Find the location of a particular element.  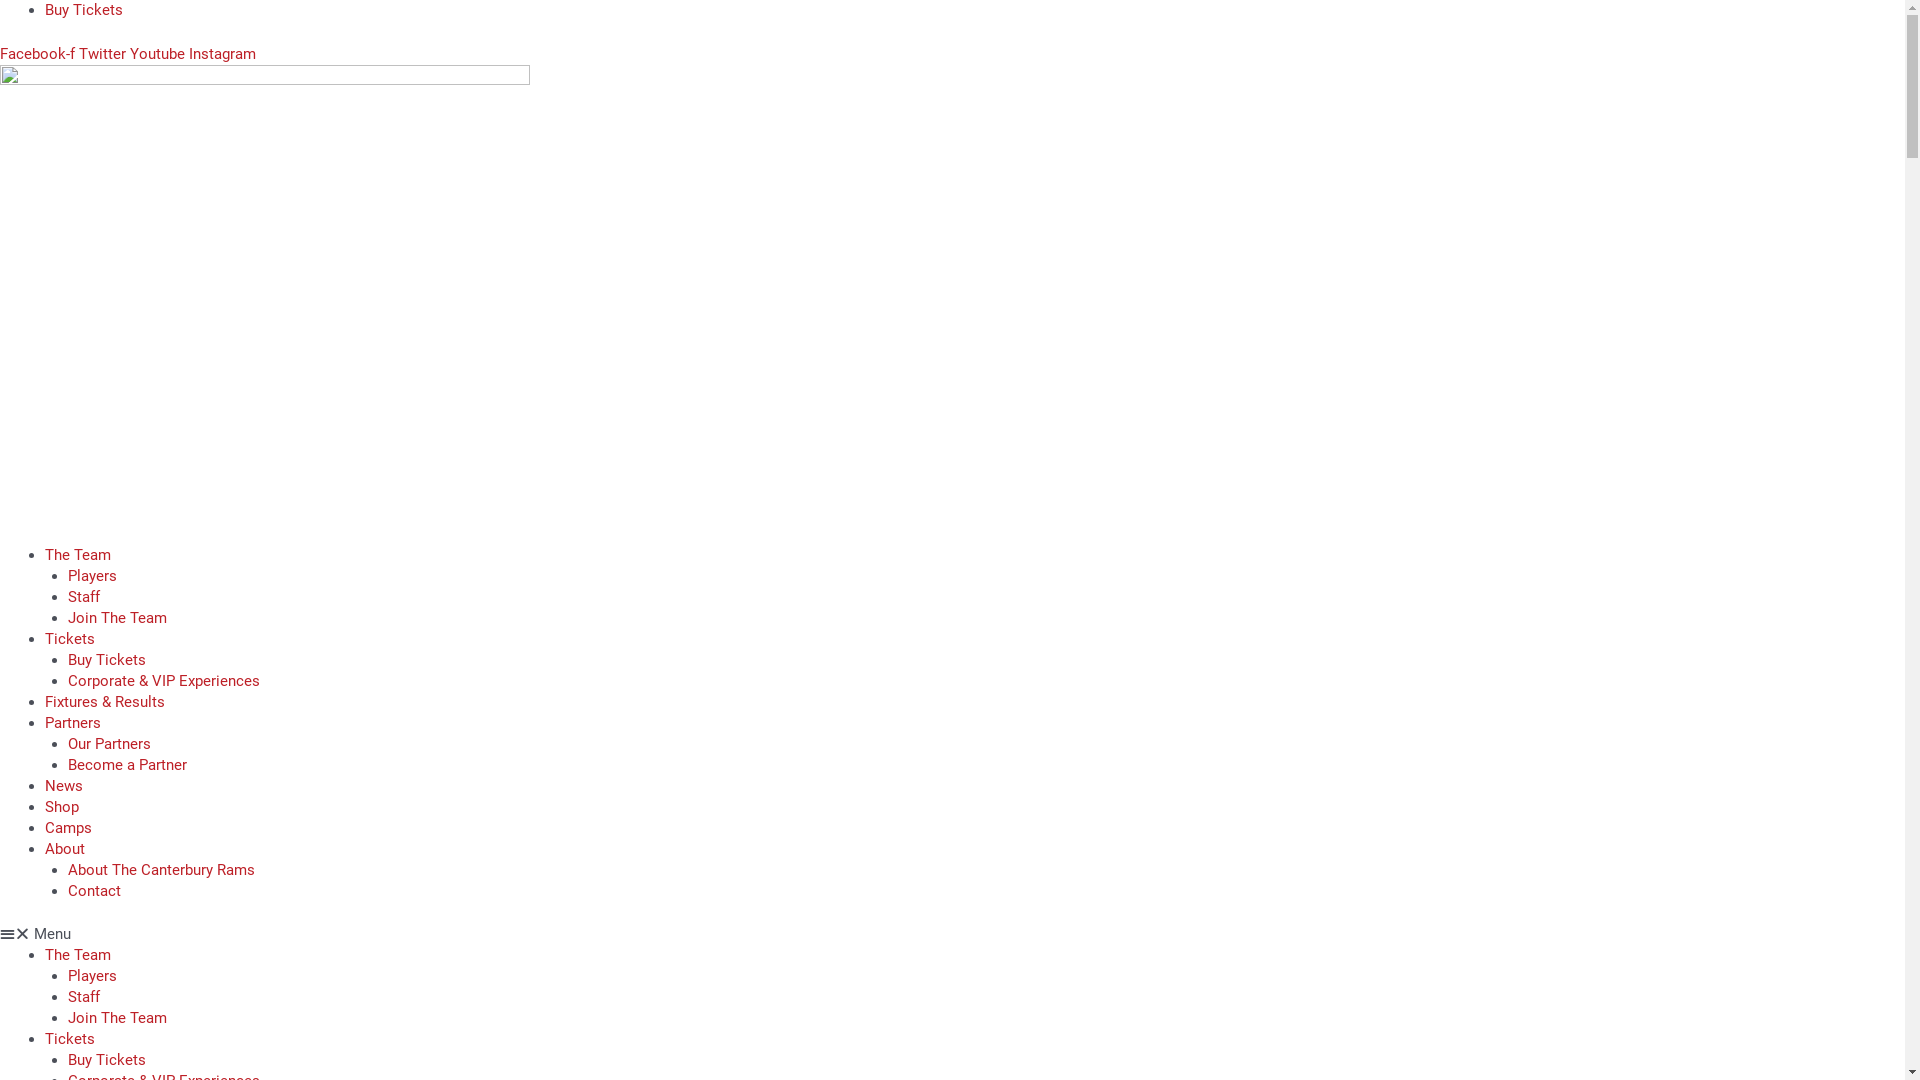

'The Team' is located at coordinates (77, 954).